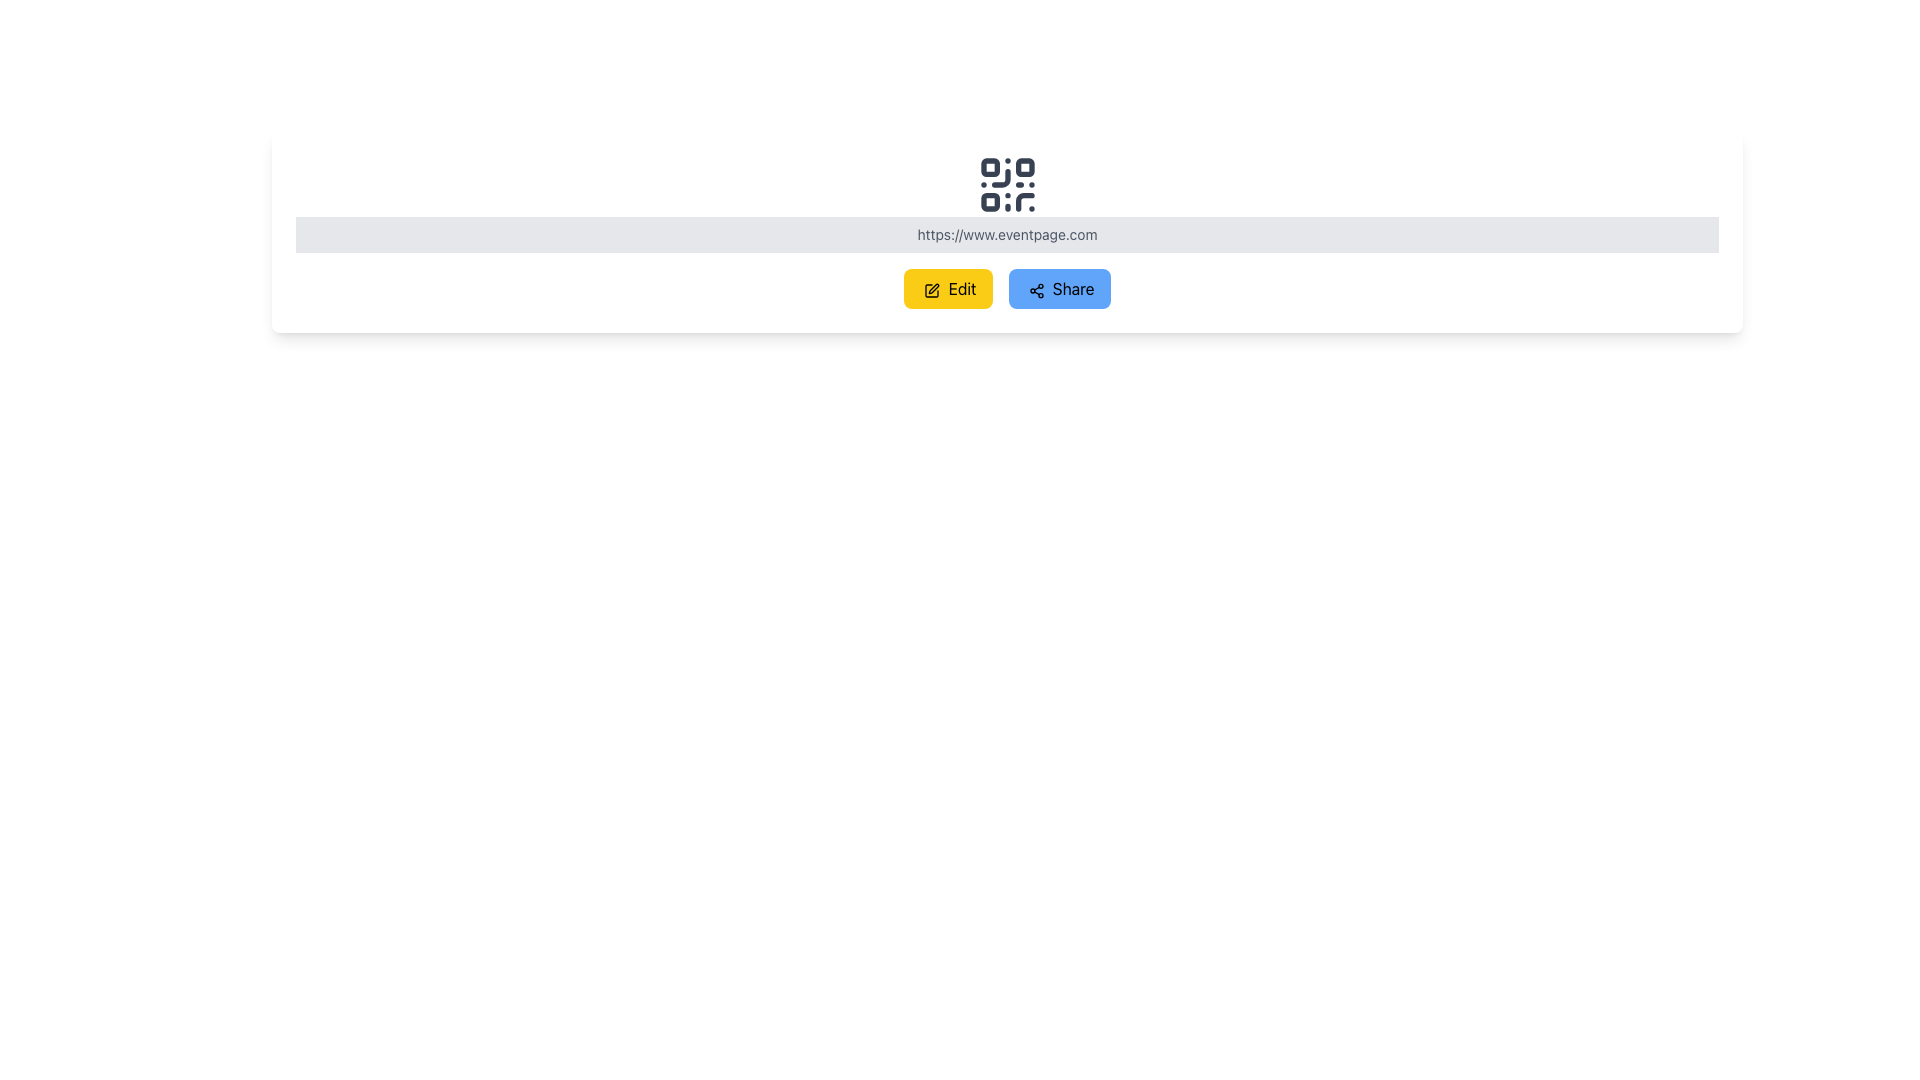 Image resolution: width=1920 pixels, height=1080 pixels. Describe the element at coordinates (933, 288) in the screenshot. I see `the small vector shape icon resembling a pen, which is positioned next to the 'Edit' button in the header bar of the interface` at that location.